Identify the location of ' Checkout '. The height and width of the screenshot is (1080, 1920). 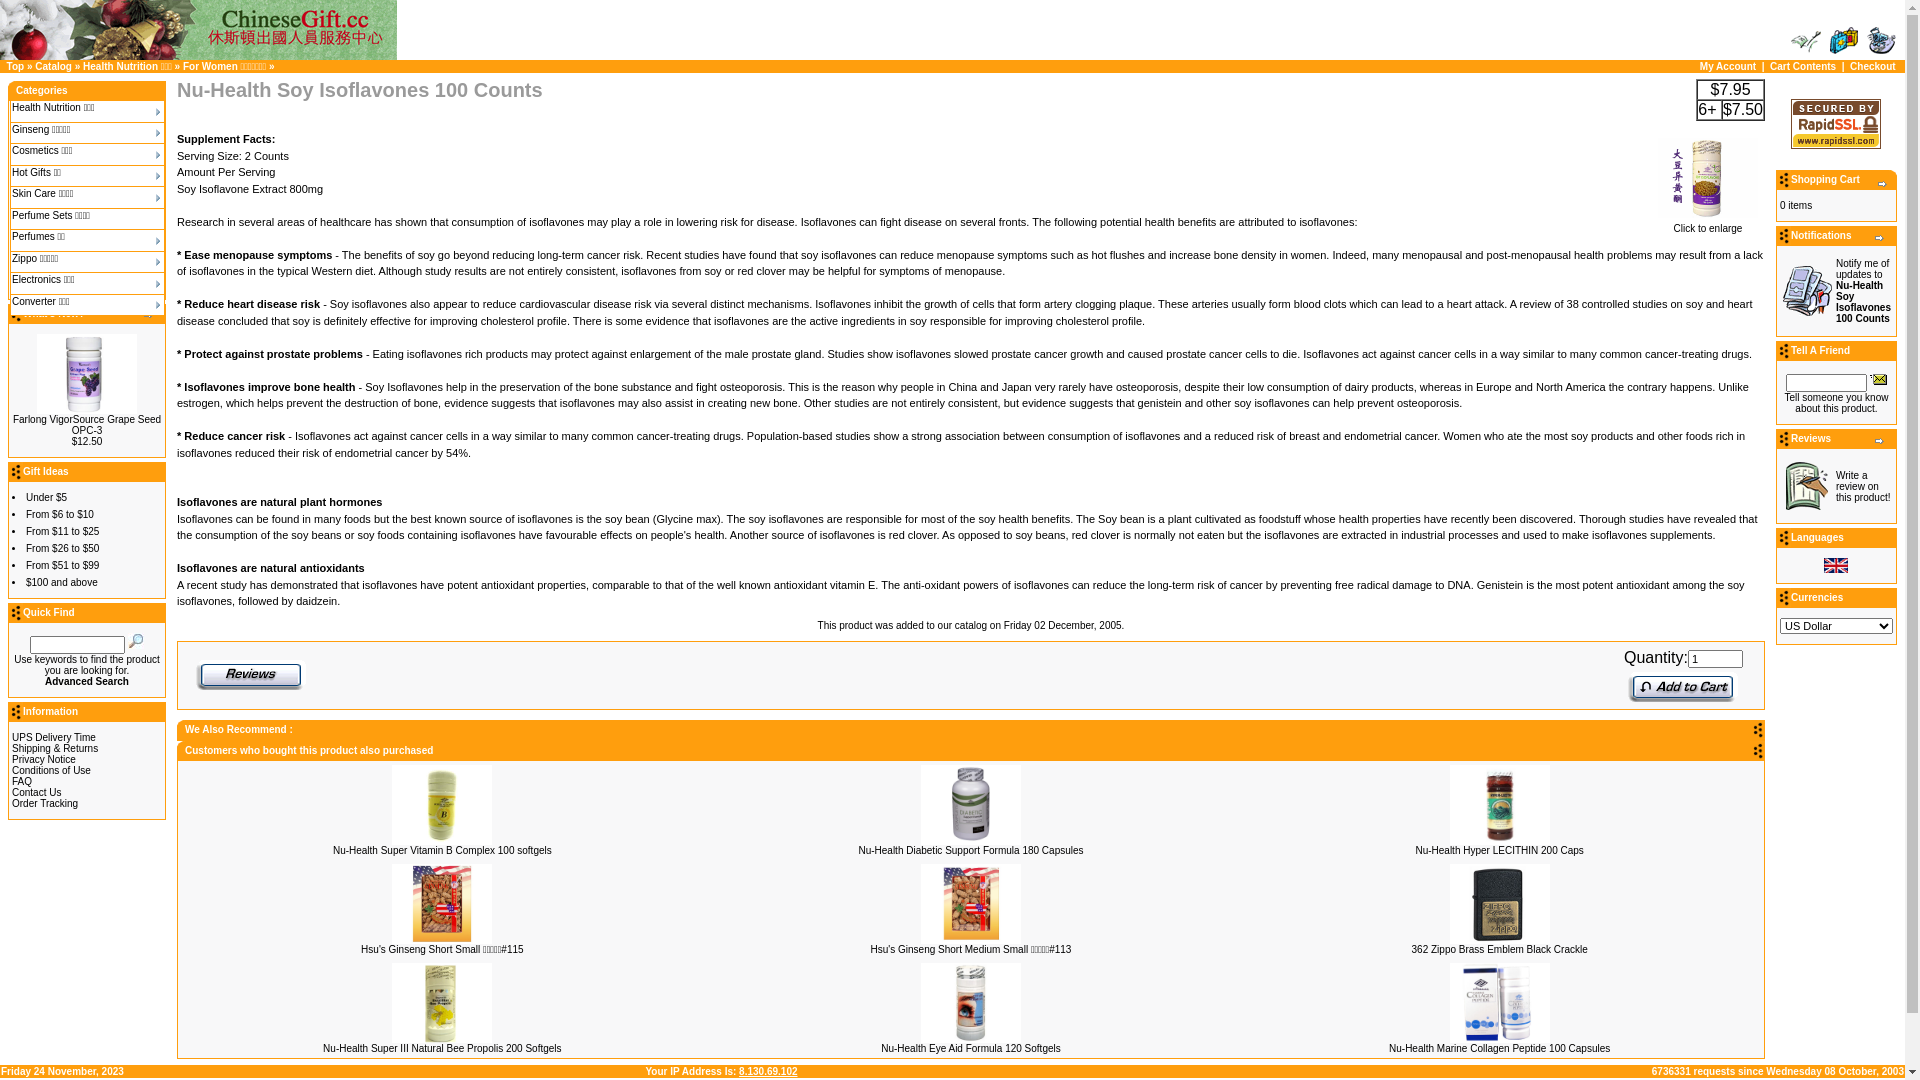
(1880, 41).